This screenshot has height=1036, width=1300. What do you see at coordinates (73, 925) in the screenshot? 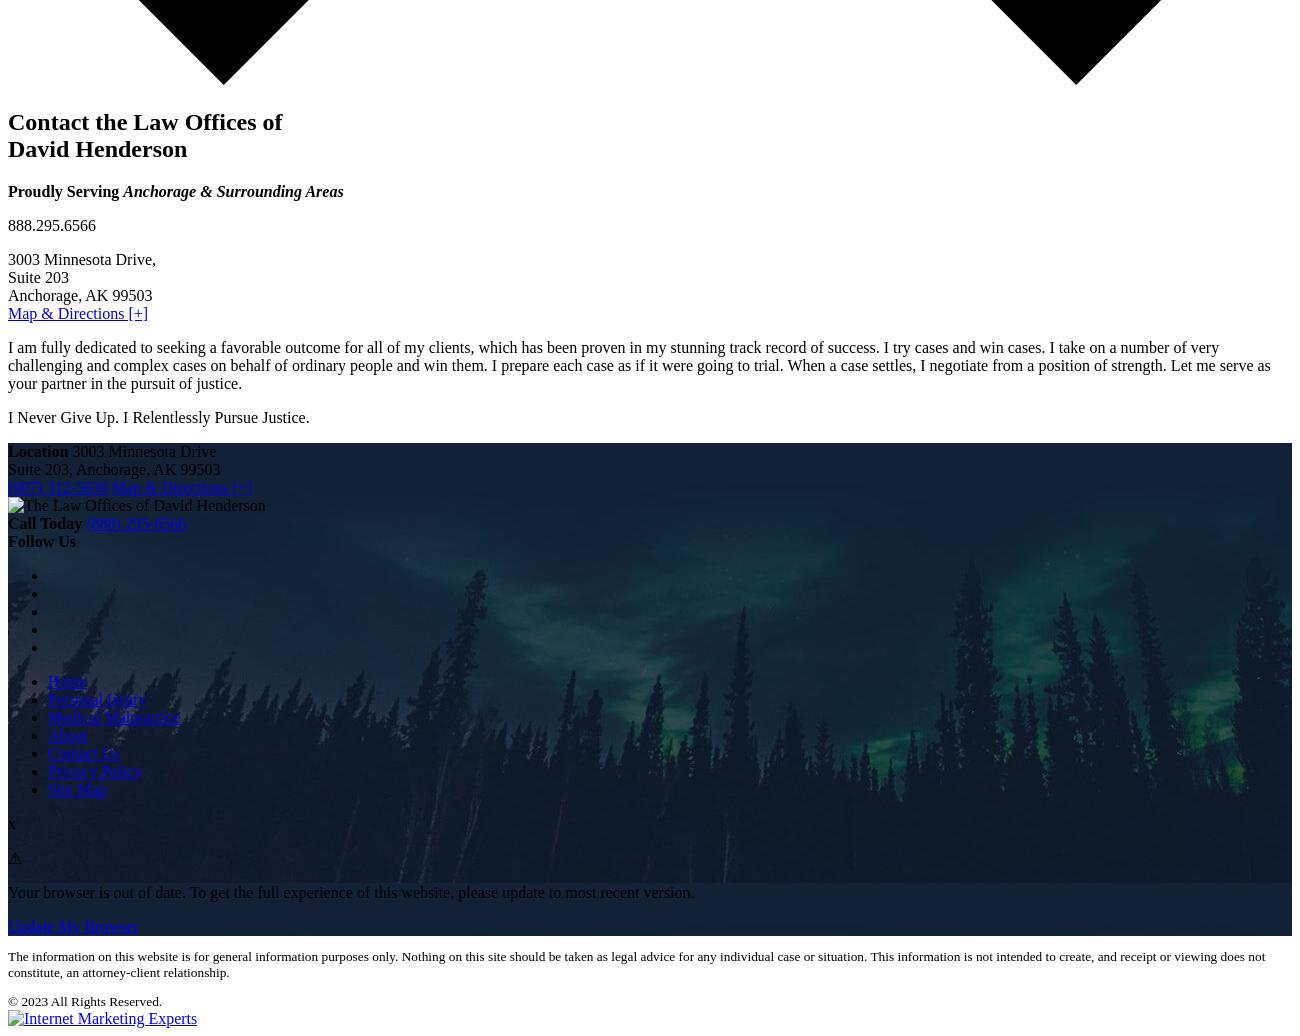
I see `'Update My Browser'` at bounding box center [73, 925].